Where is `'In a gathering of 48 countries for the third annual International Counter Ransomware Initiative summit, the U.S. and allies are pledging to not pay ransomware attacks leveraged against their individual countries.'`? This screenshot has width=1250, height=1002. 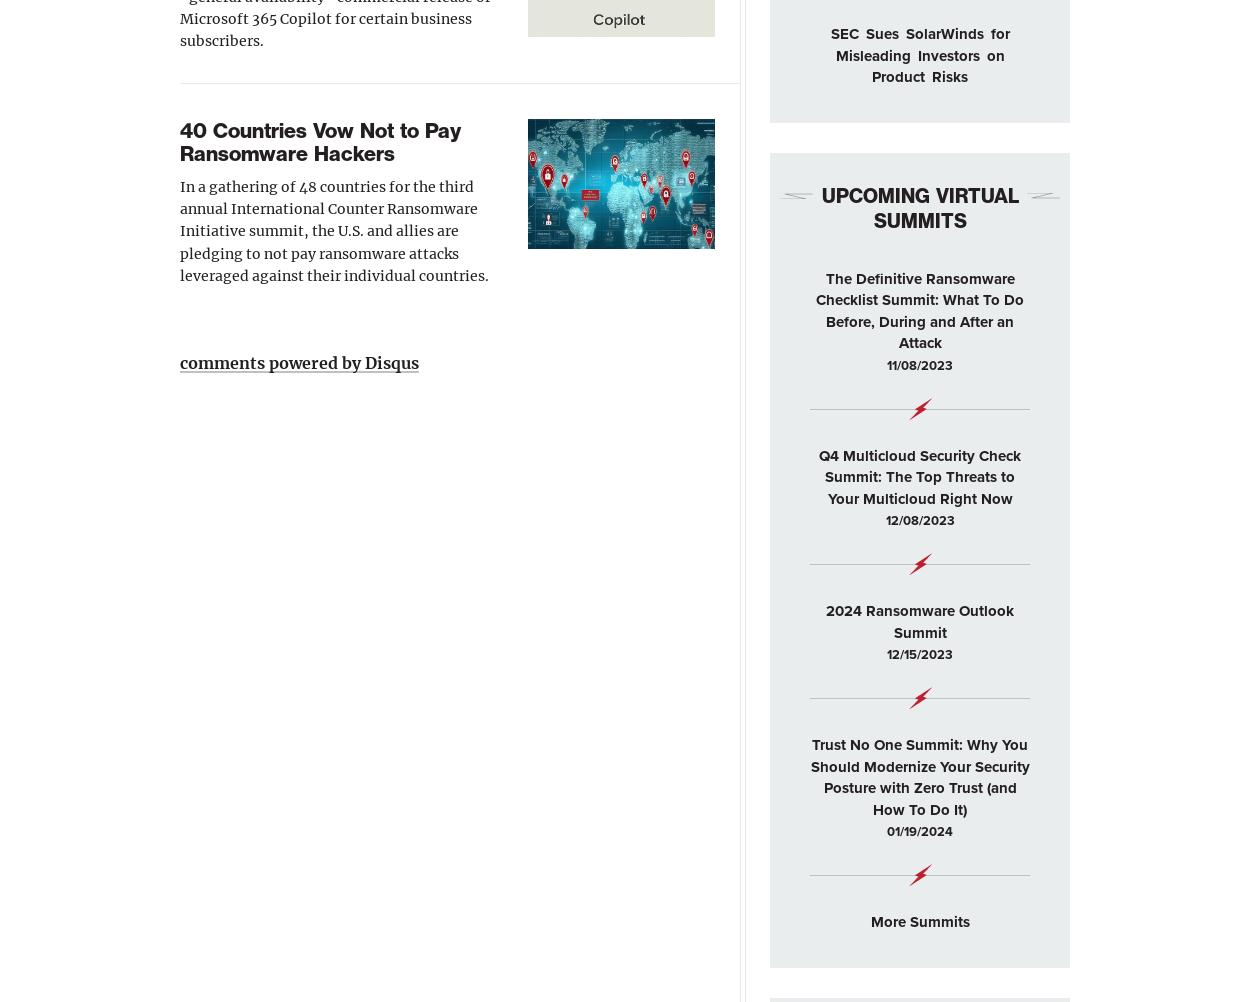 'In a gathering of 48 countries for the third annual International Counter Ransomware Initiative summit, the U.S. and allies are pledging to not pay ransomware attacks leveraged against their individual countries.' is located at coordinates (333, 230).